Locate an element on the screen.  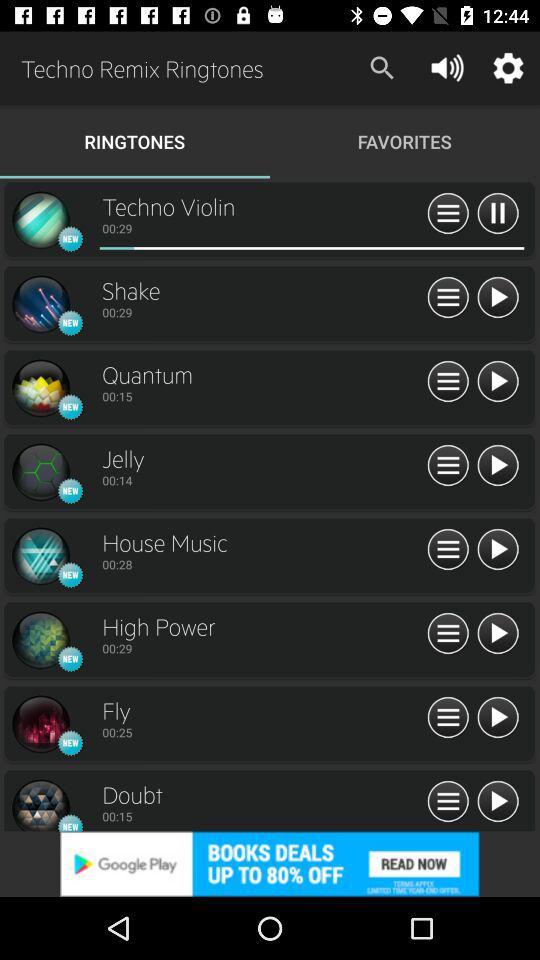
option is located at coordinates (448, 550).